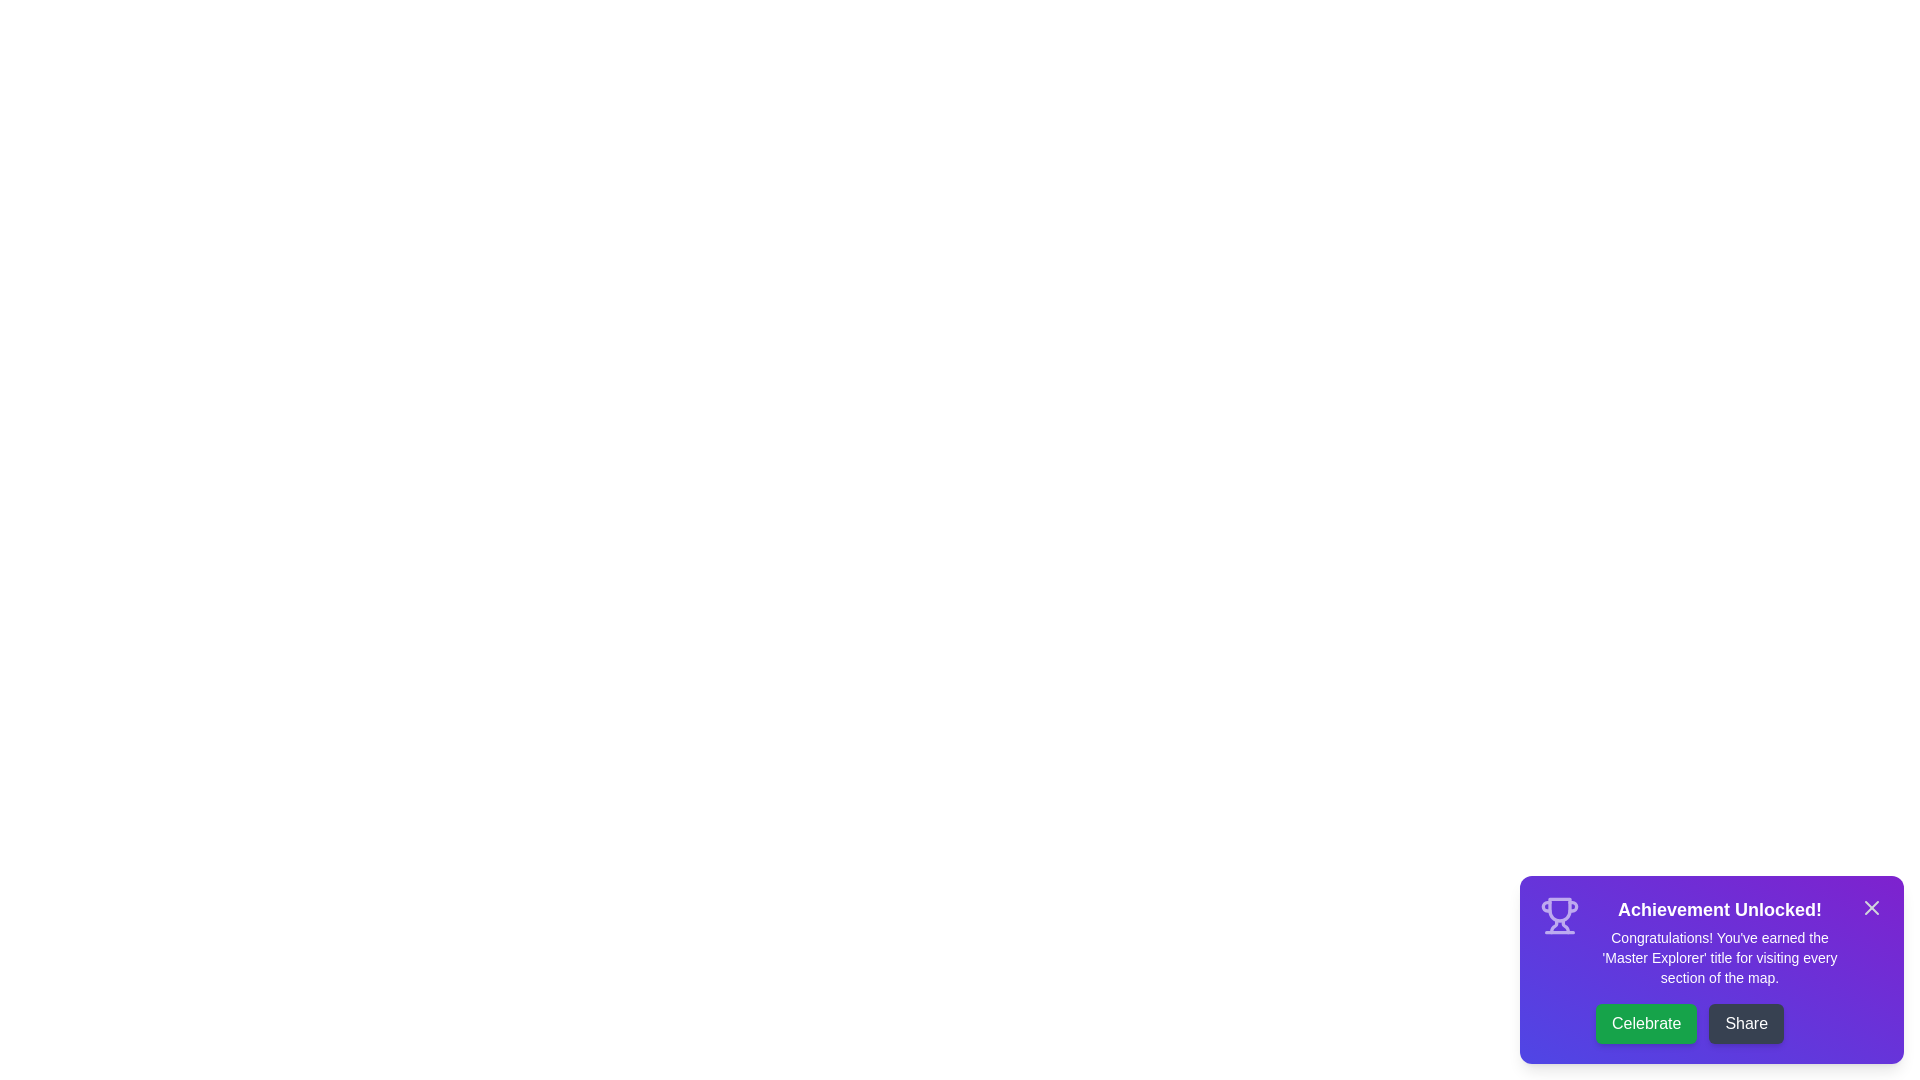 The width and height of the screenshot is (1920, 1080). I want to click on the 'Share' button to share the achievement, so click(1745, 1023).